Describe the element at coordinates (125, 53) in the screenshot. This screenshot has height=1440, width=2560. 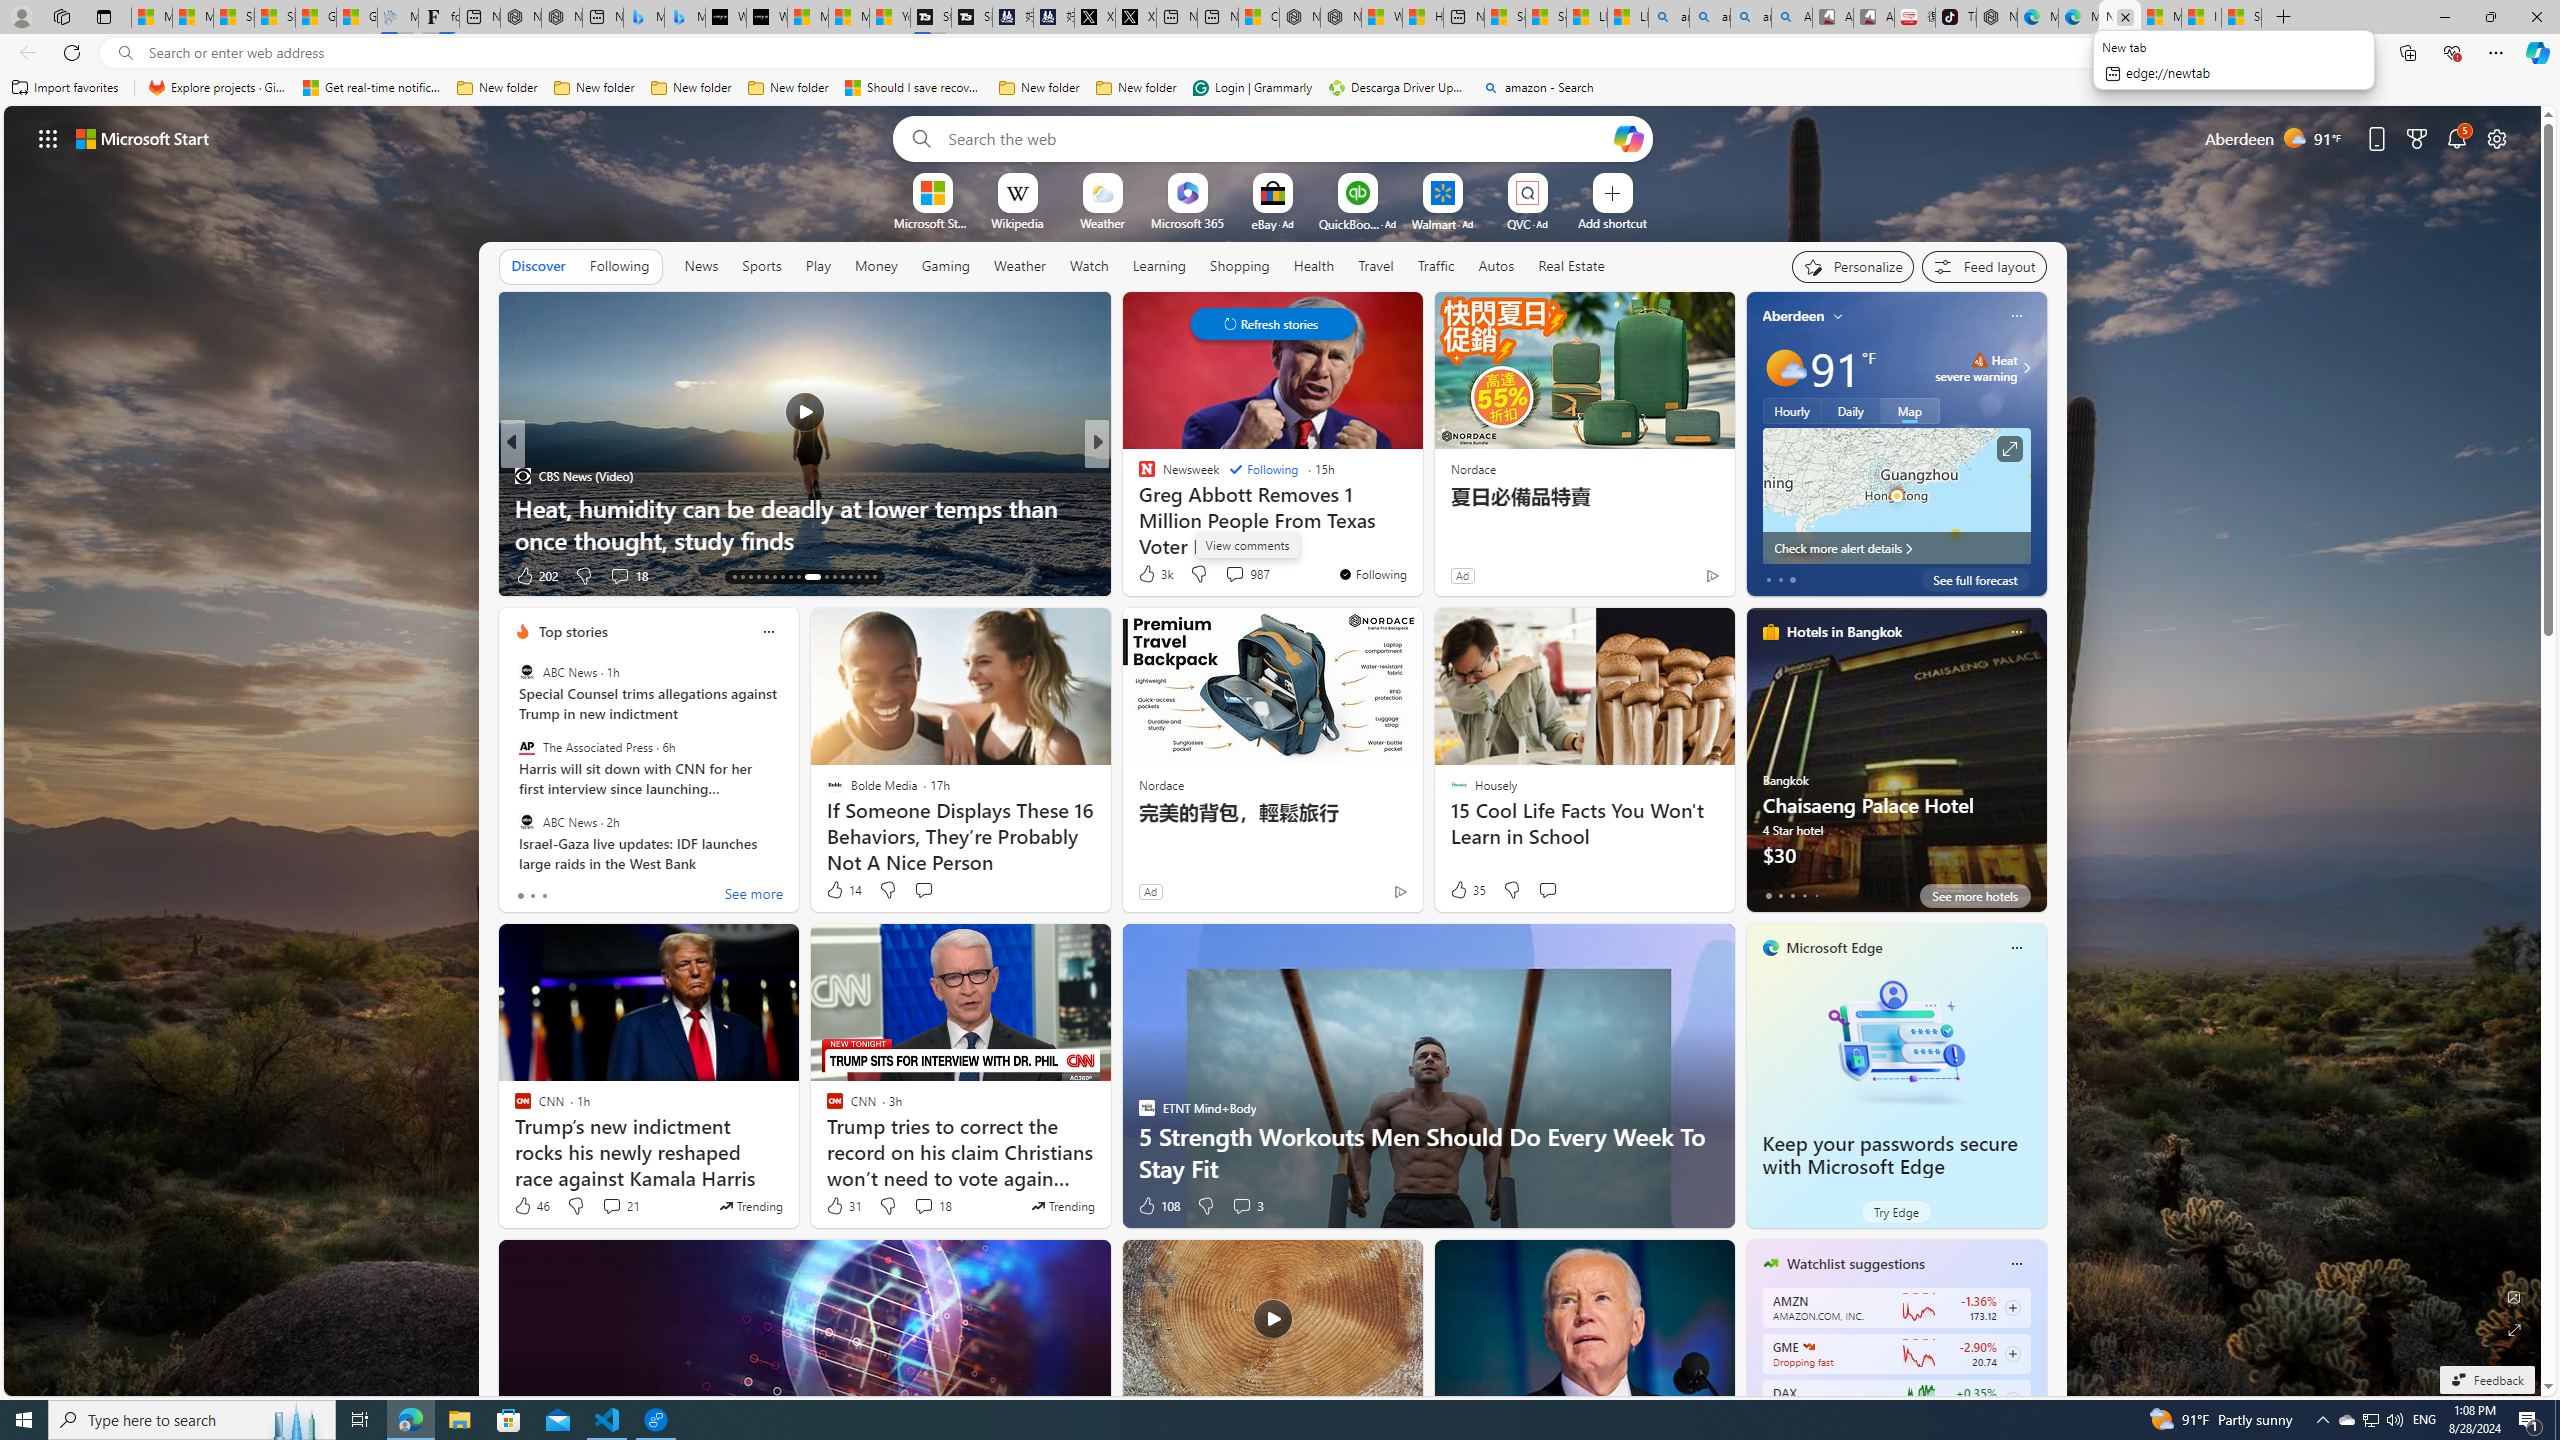
I see `'Search icon'` at that location.